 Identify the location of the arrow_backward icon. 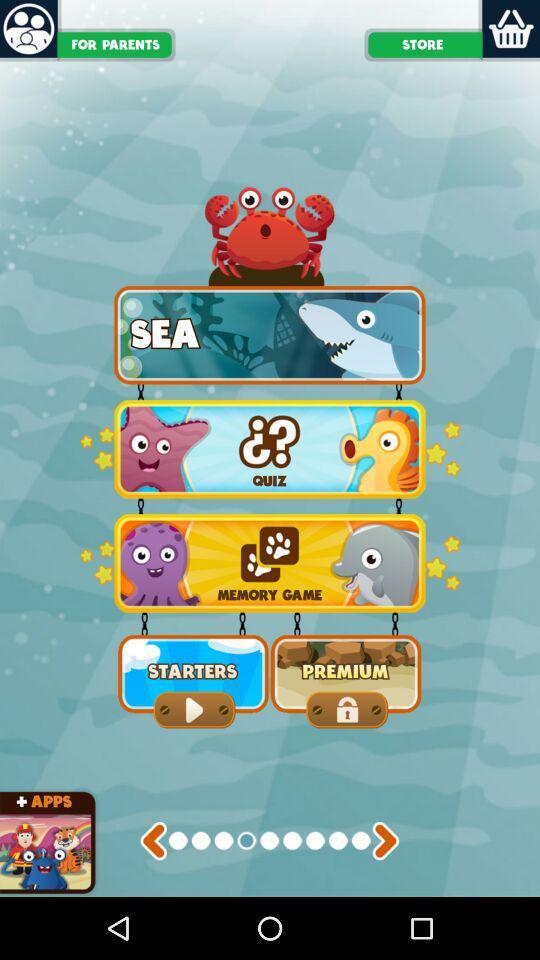
(152, 899).